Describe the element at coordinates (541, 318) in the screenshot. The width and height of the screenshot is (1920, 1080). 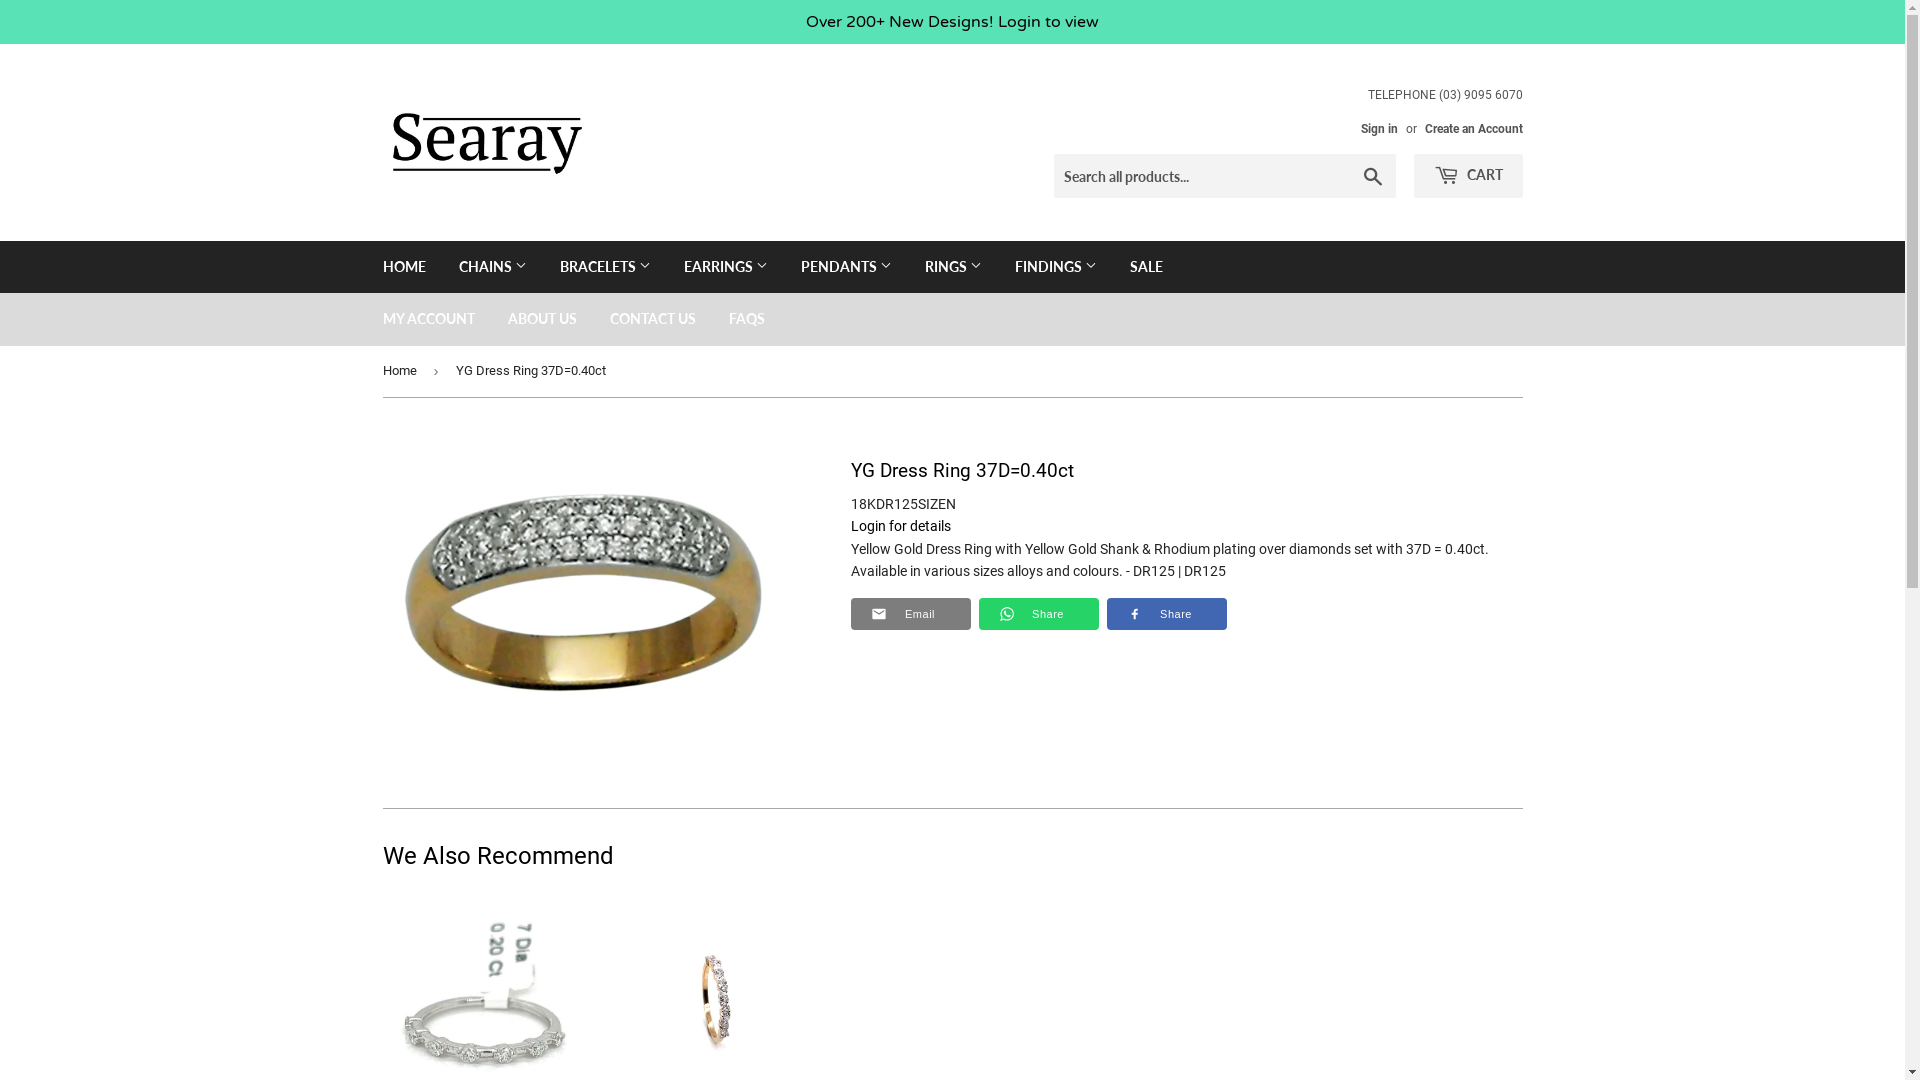
I see `'ABOUT US'` at that location.